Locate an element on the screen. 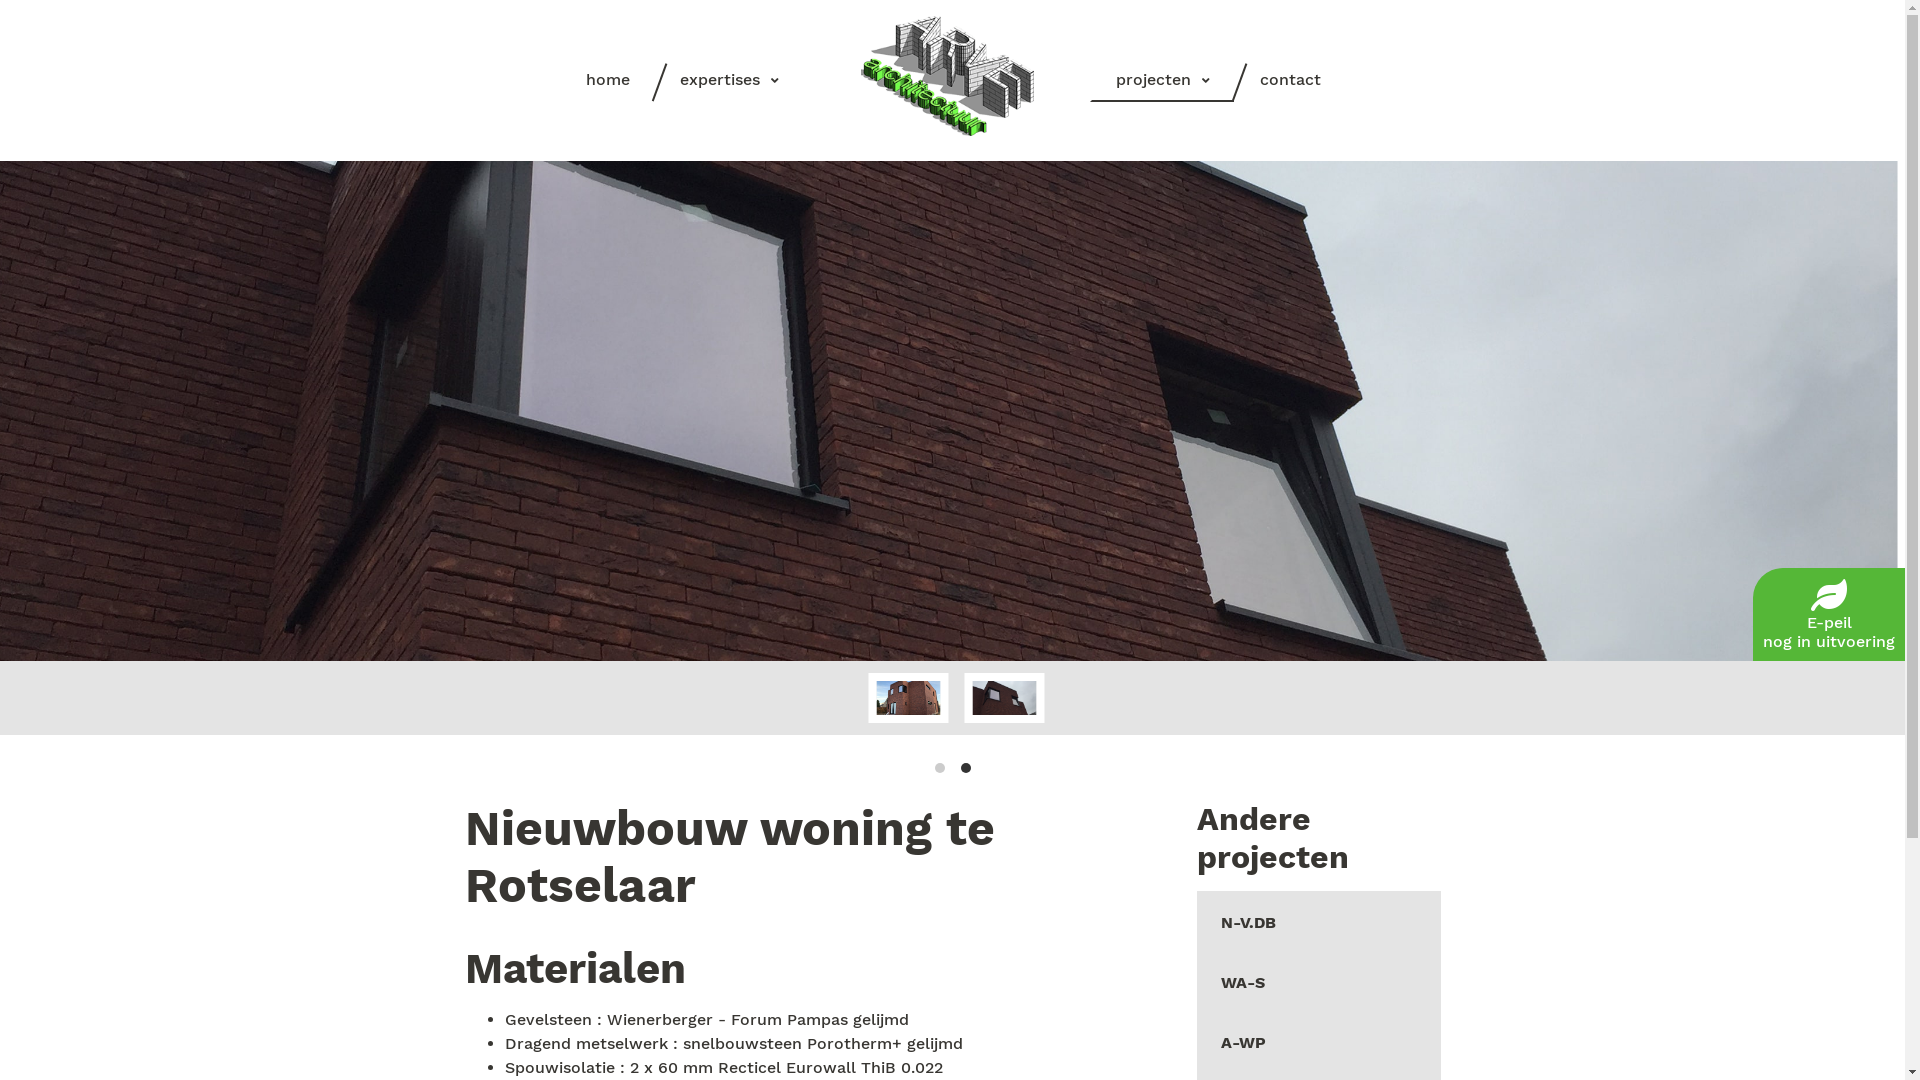  'WA-S' is located at coordinates (1318, 979).